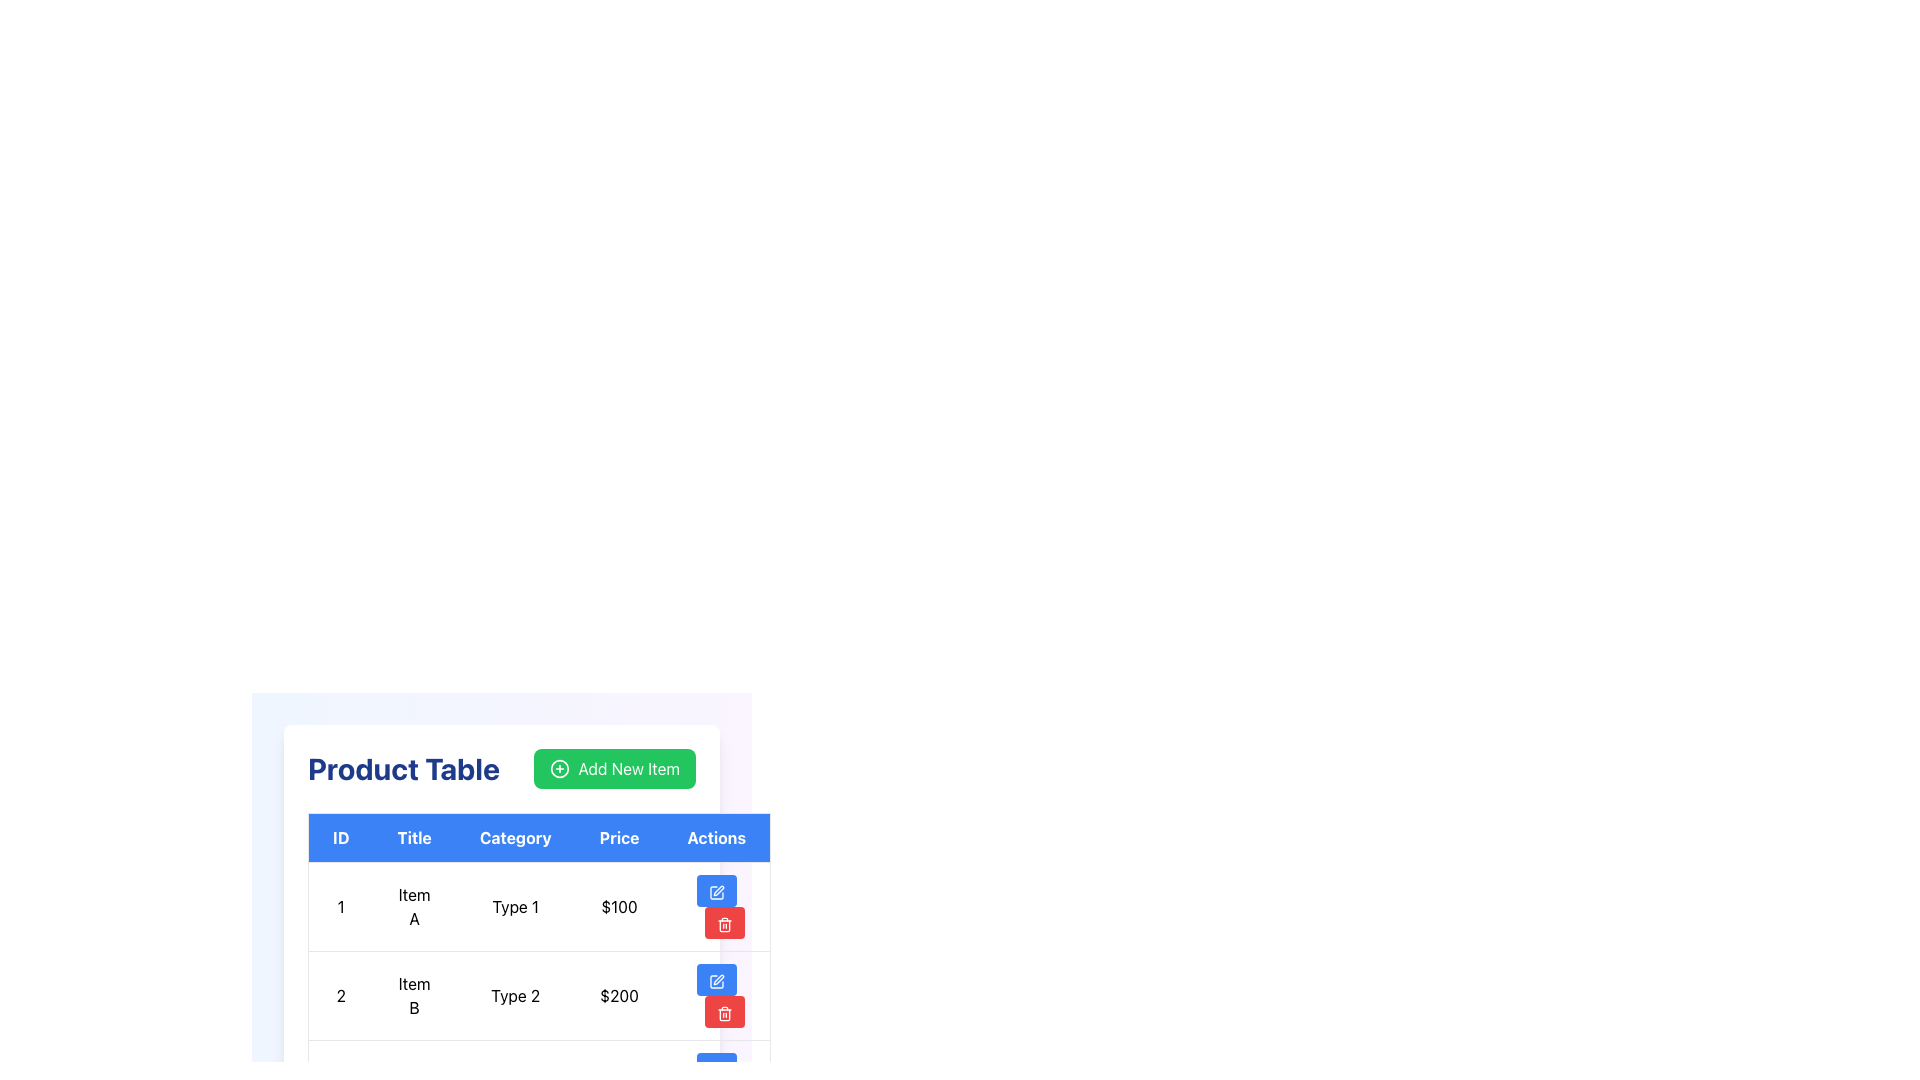 The image size is (1920, 1080). What do you see at coordinates (723, 924) in the screenshot?
I see `the delete icon button for 'Item B' in the 'Product Table'` at bounding box center [723, 924].